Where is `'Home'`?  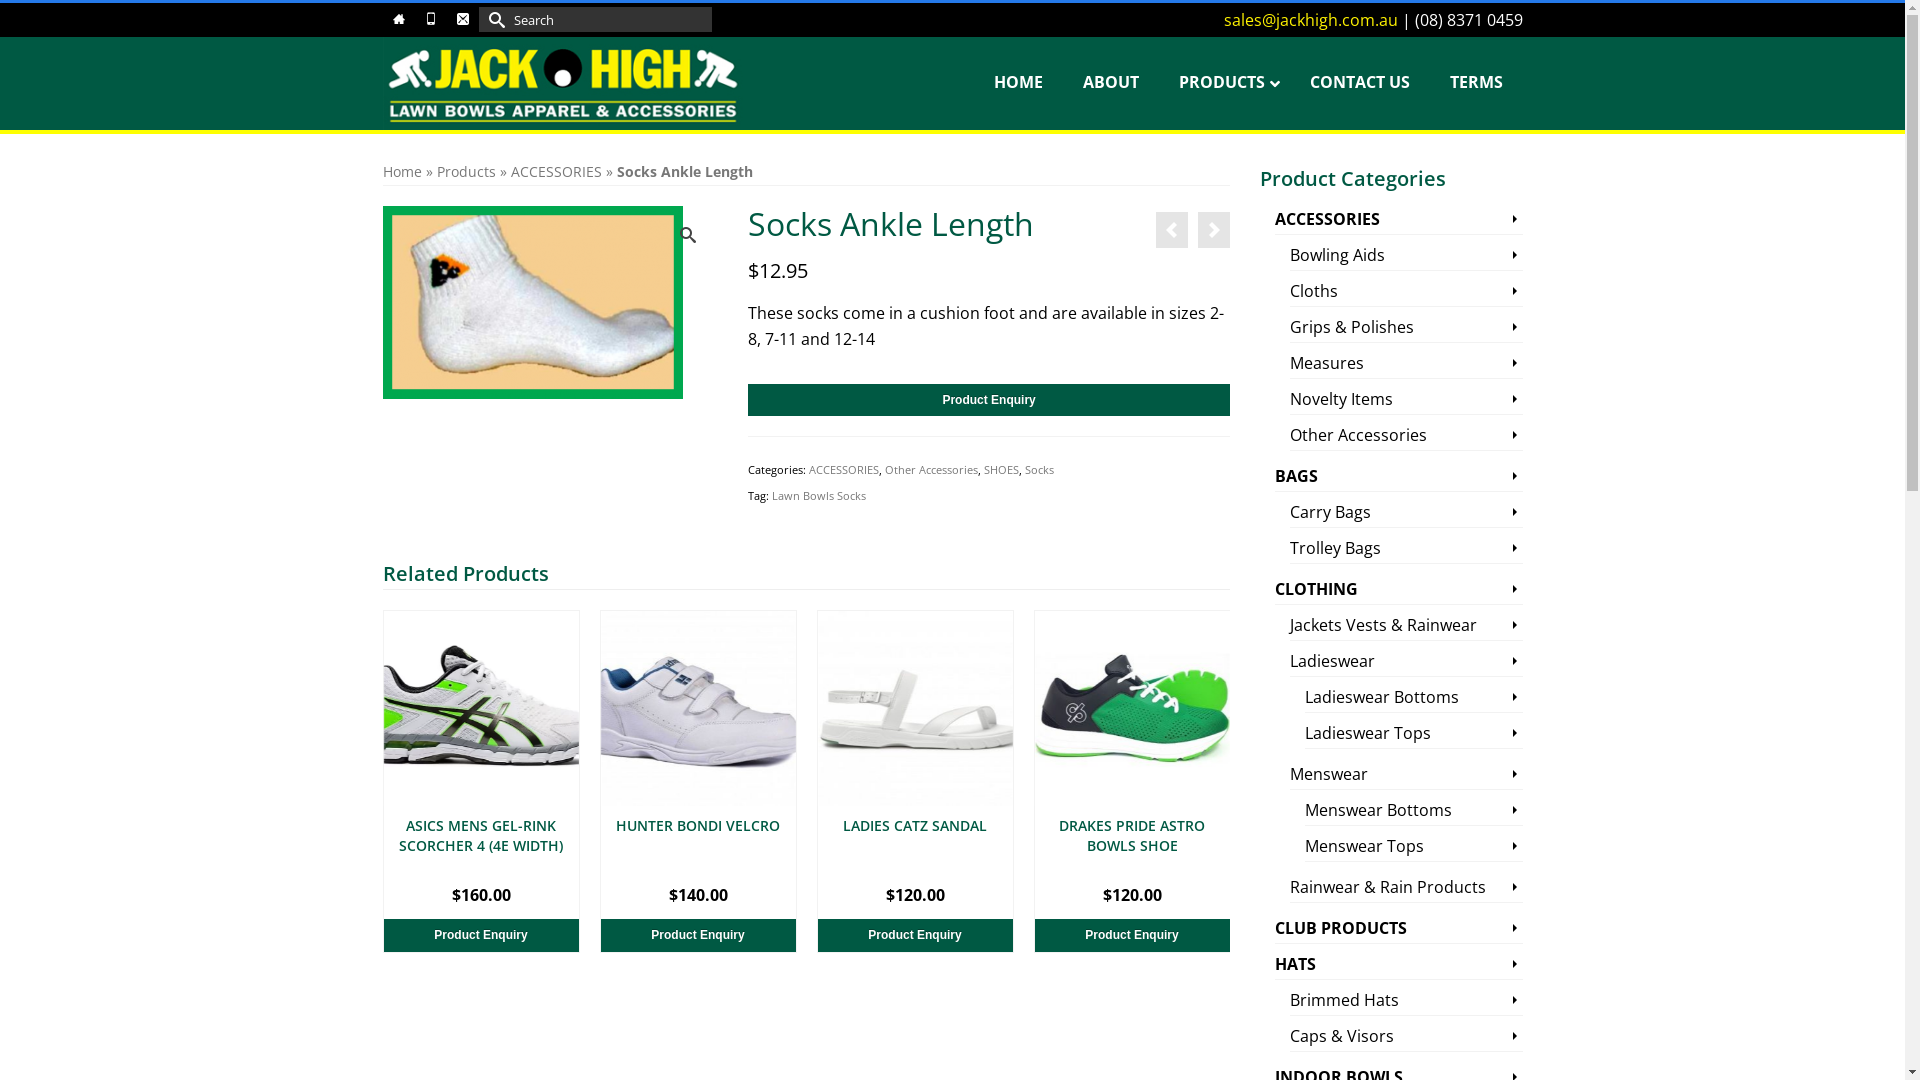
'Home' is located at coordinates (382, 170).